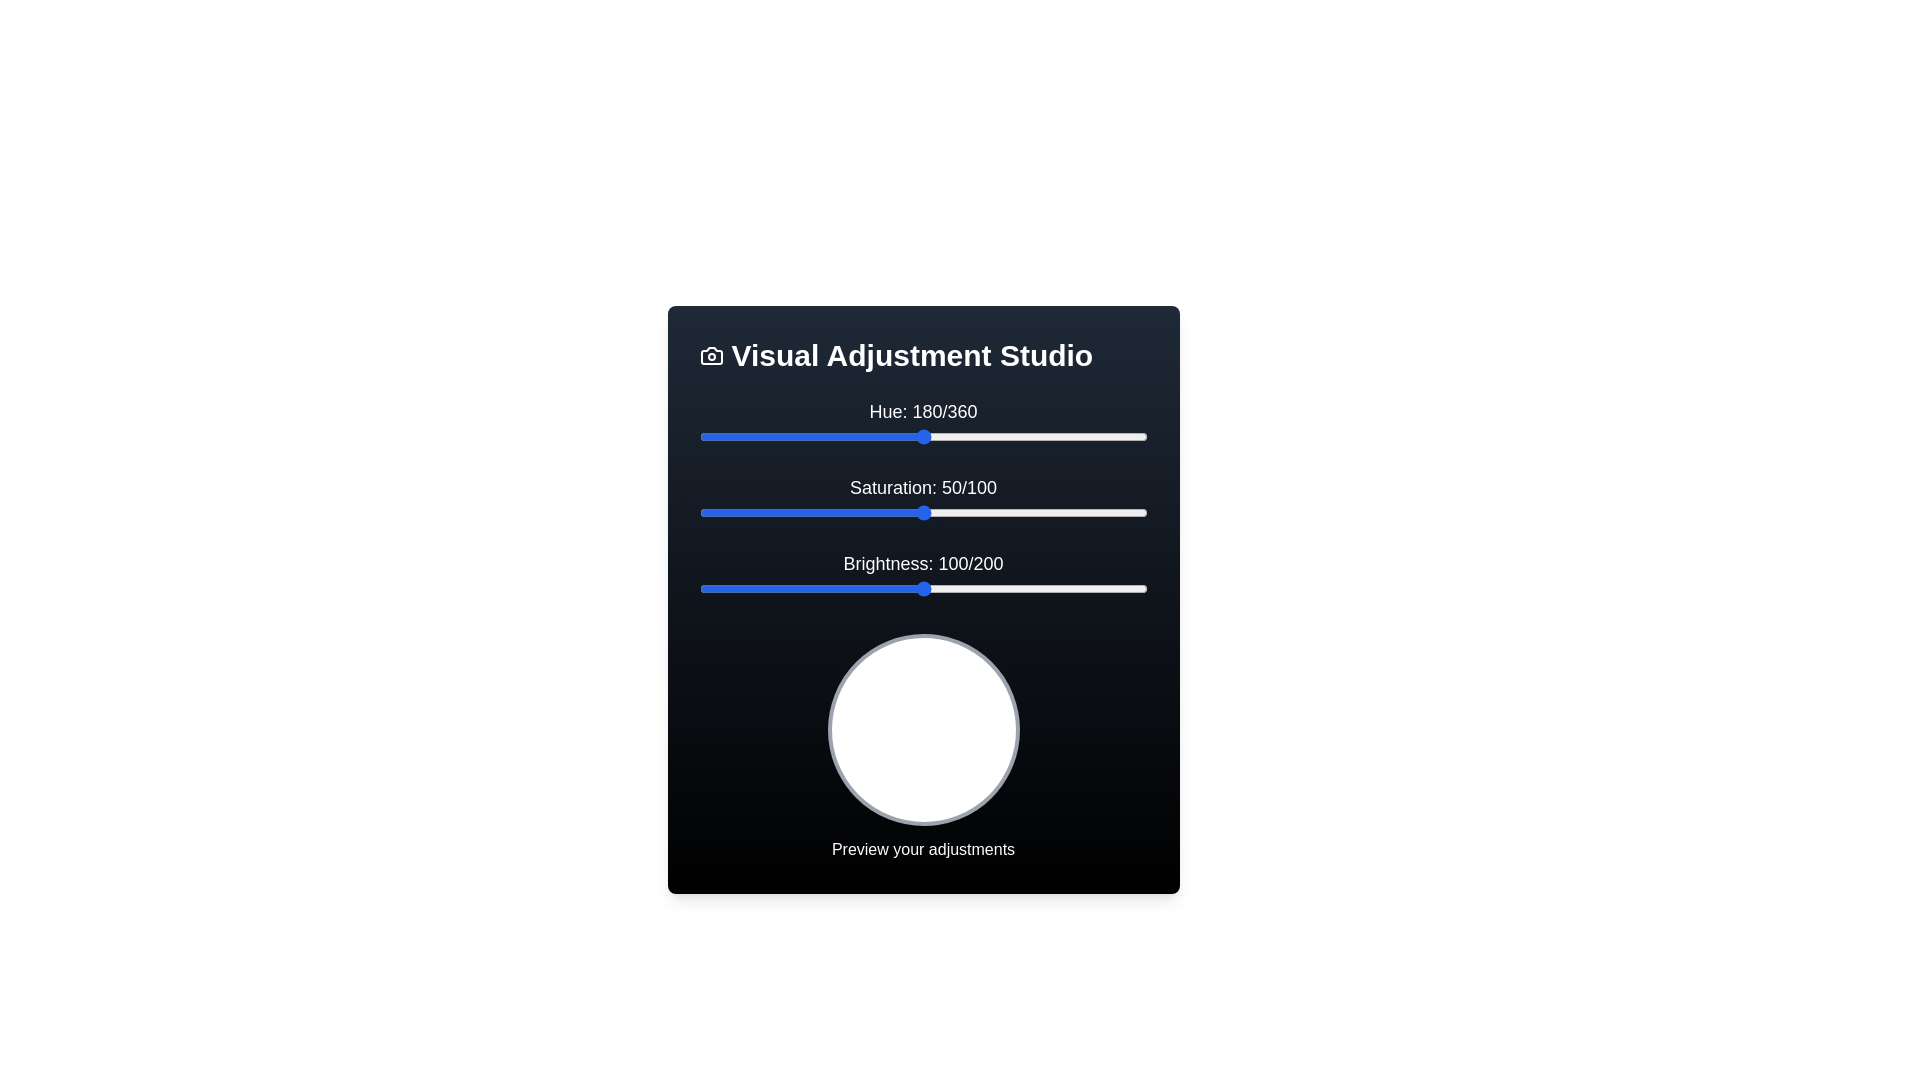 Image resolution: width=1920 pixels, height=1080 pixels. I want to click on the 'Brightness' slider to 6 value, so click(712, 588).